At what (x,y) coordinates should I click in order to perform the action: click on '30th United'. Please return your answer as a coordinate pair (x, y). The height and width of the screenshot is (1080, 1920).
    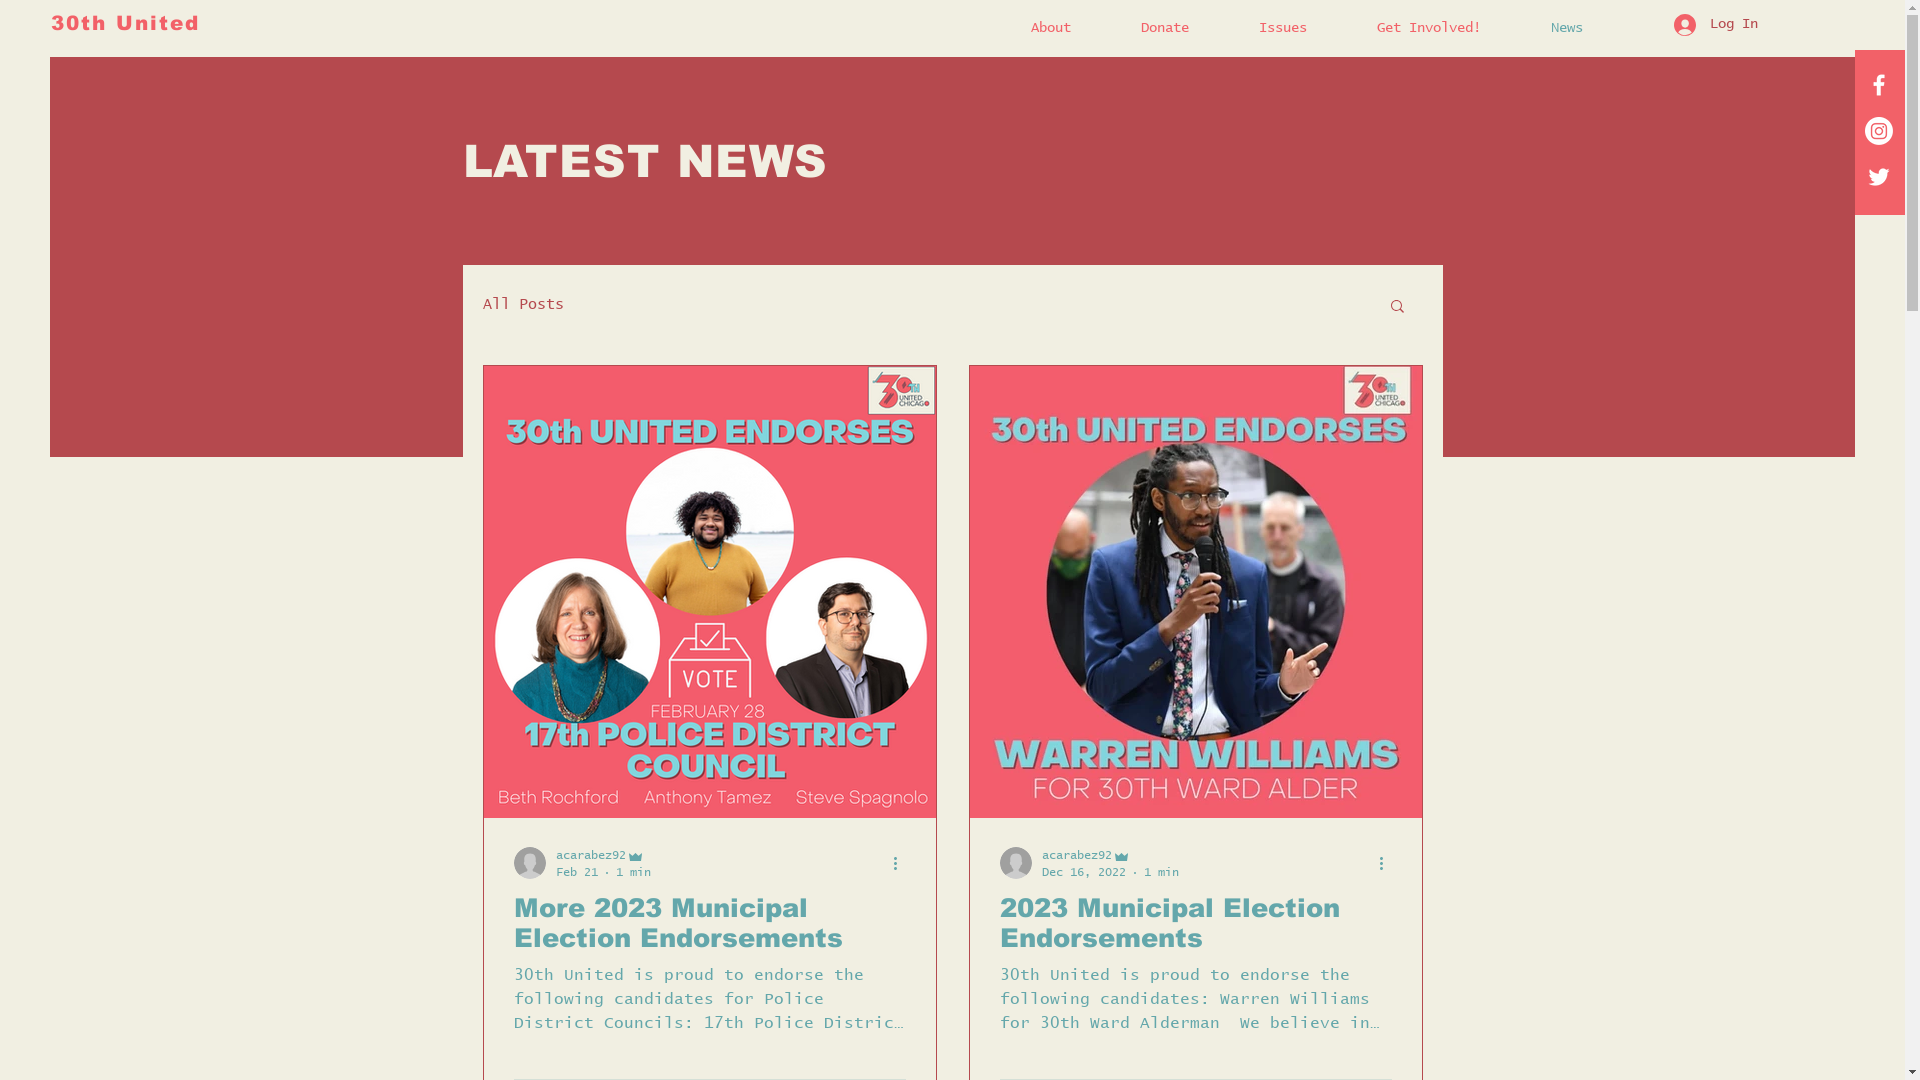
    Looking at the image, I should click on (124, 23).